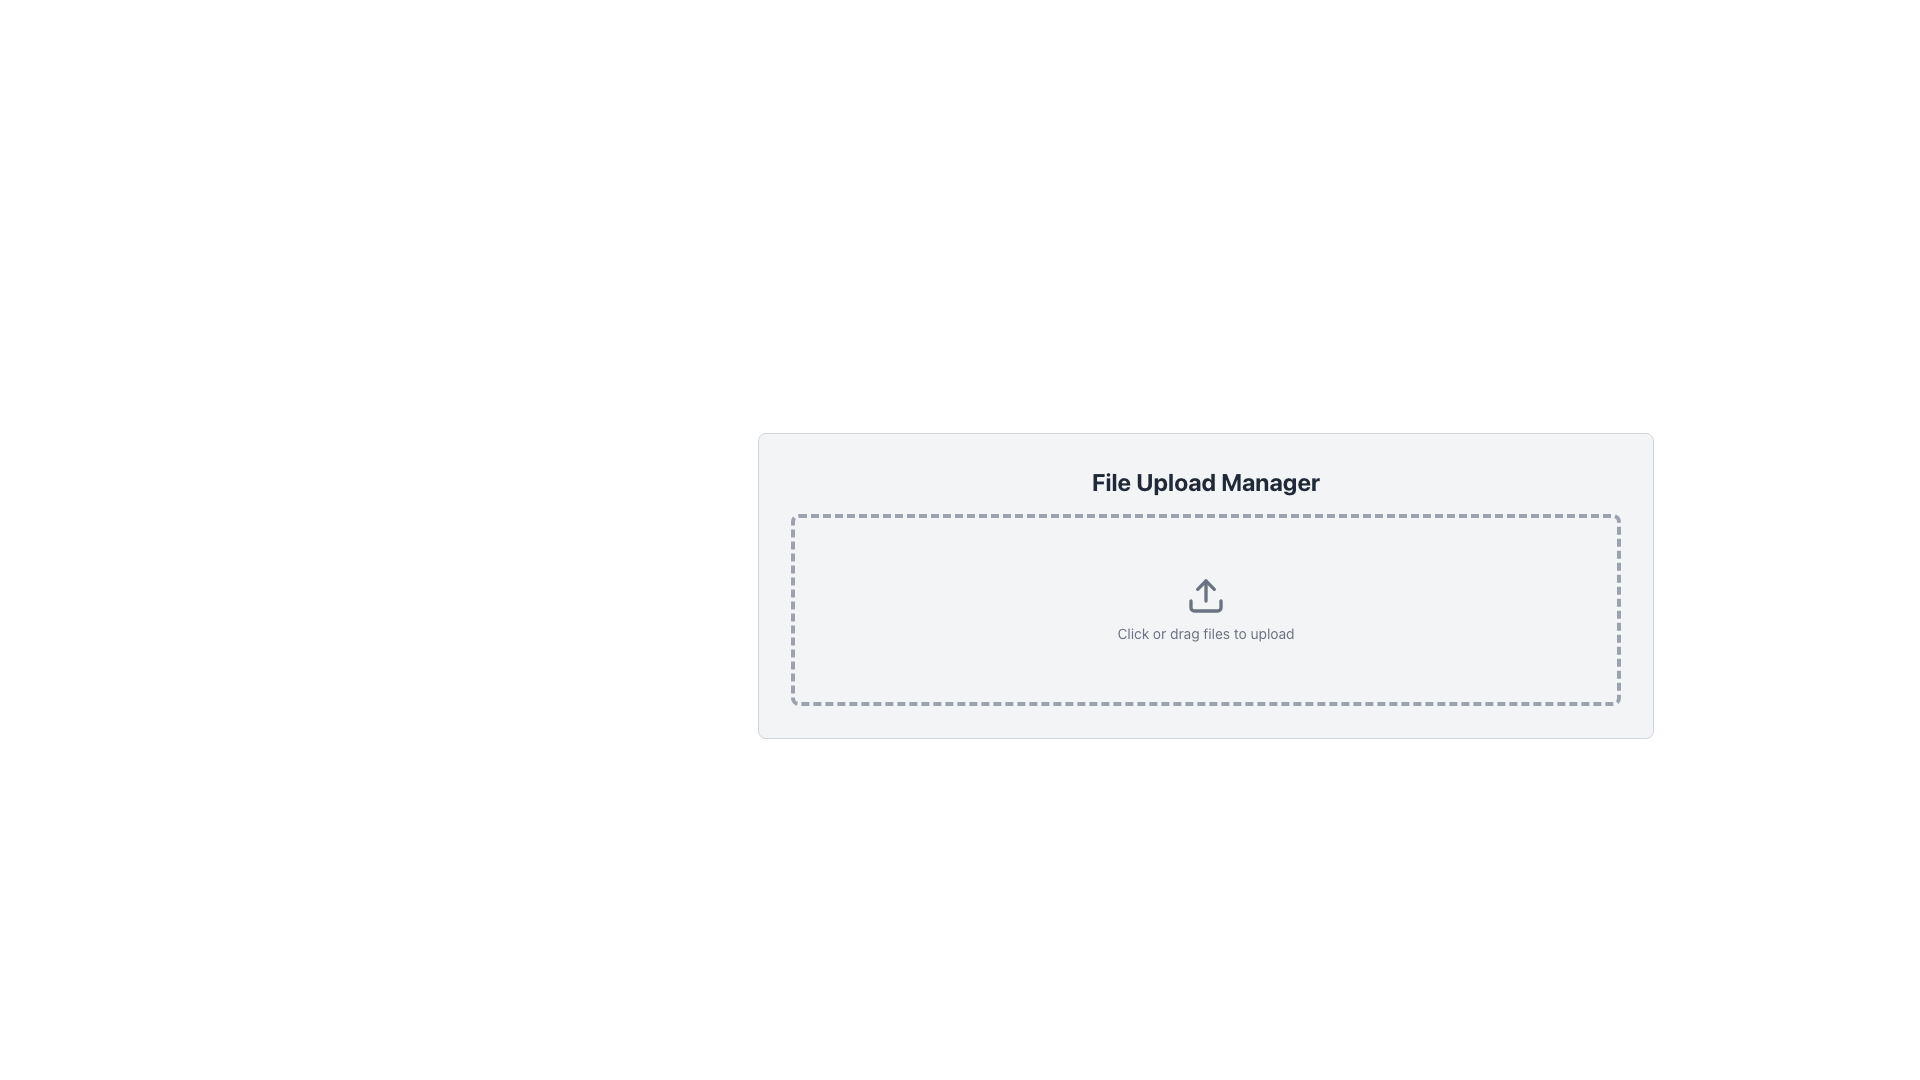 This screenshot has width=1920, height=1080. Describe the element at coordinates (1204, 608) in the screenshot. I see `the Combined UI component consisting of an upward-pointing arrow icon and the label 'Click or drag files to upload'` at that location.